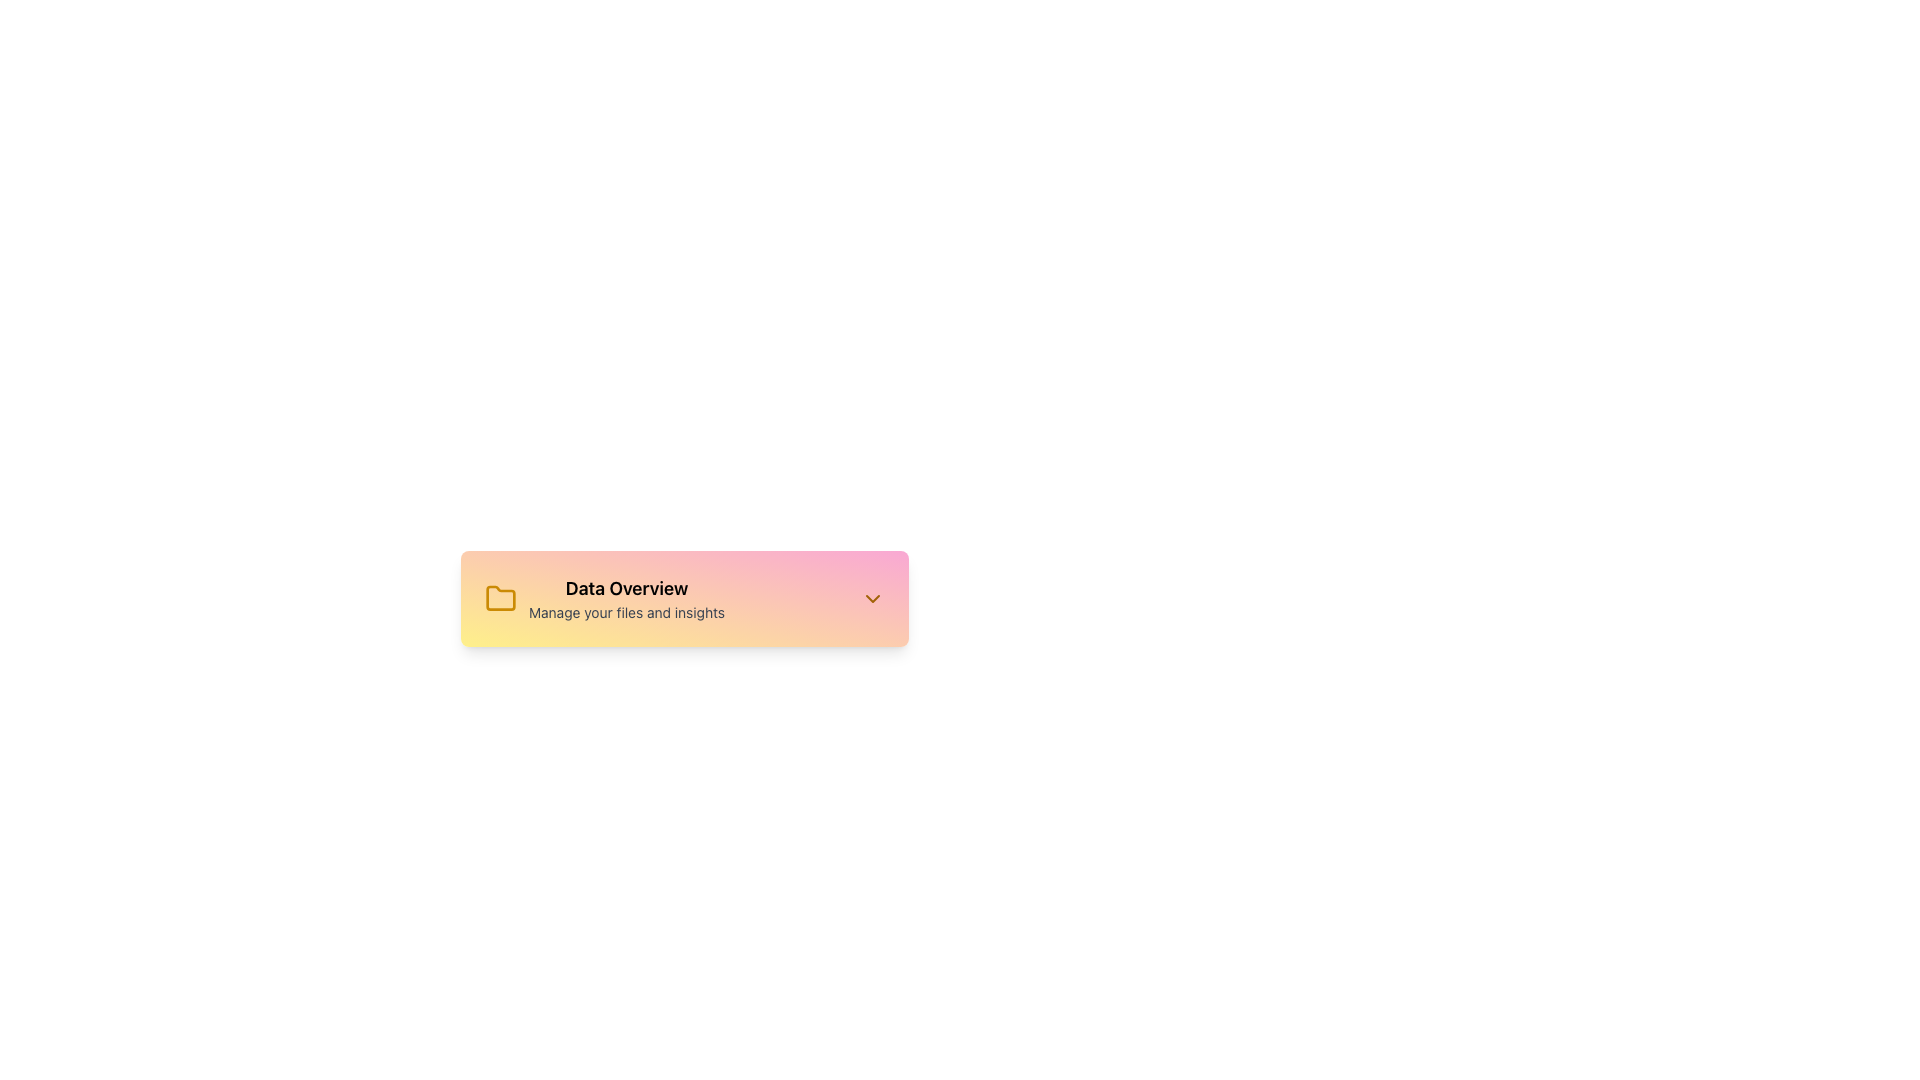 The height and width of the screenshot is (1080, 1920). I want to click on the bright yellow folder-shaped icon located on the leftmost side of the horizontal arrangement, adjacent to the 'Data Overview' and 'Manage your files and insights' text elements for interaction, so click(500, 597).